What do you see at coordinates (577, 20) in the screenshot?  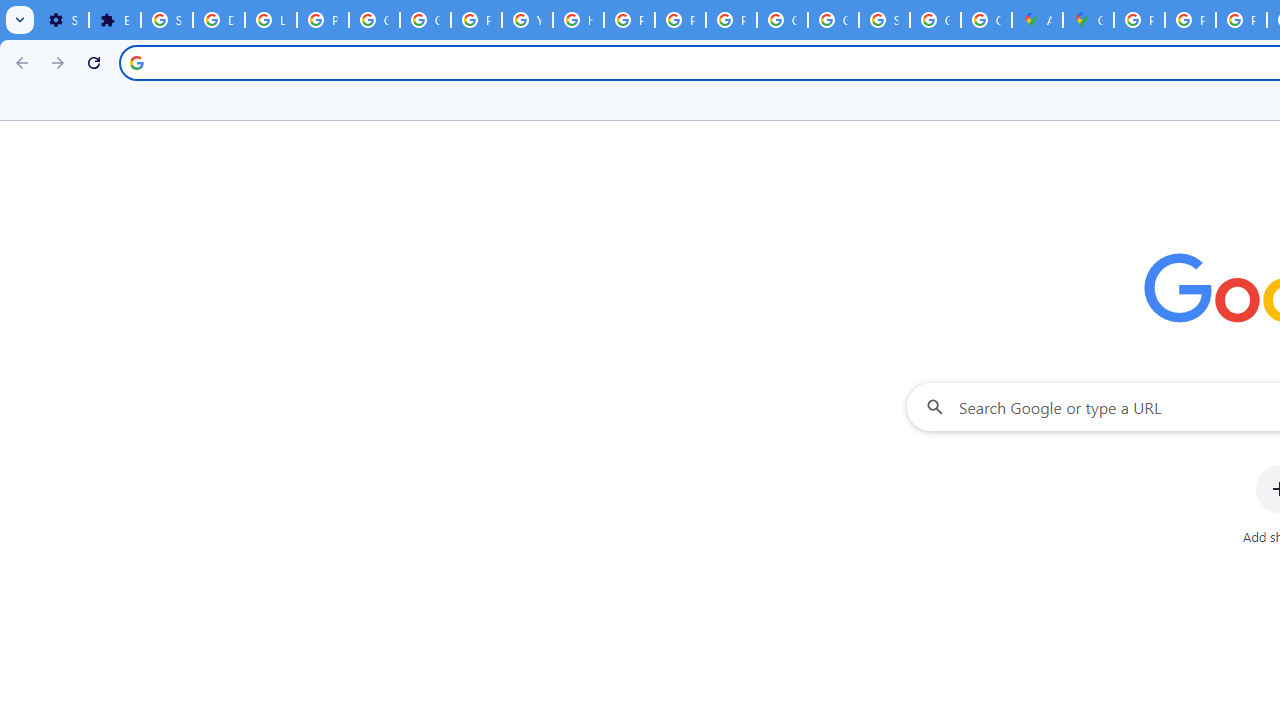 I see `'https://scholar.google.com/'` at bounding box center [577, 20].